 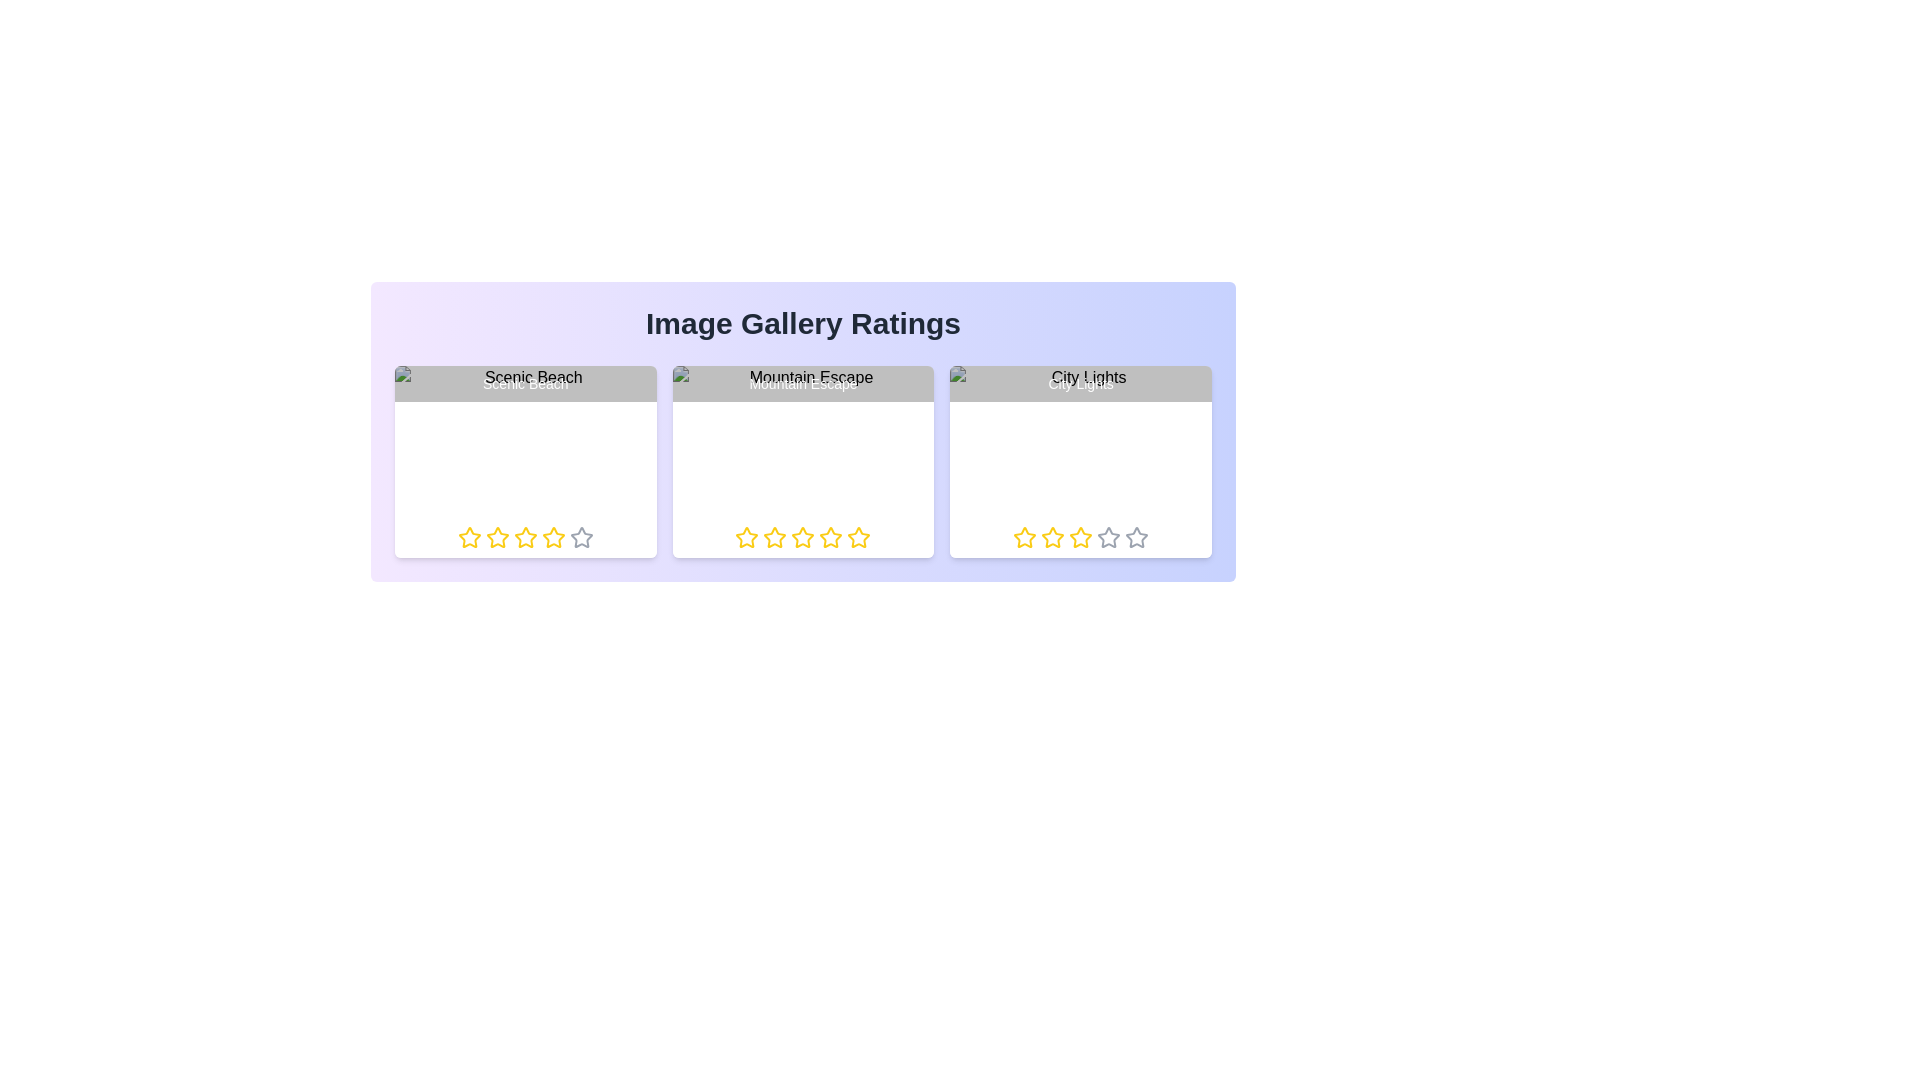 What do you see at coordinates (1040, 536) in the screenshot?
I see `the rating for the image titled 'City Lights' to 2 stars` at bounding box center [1040, 536].